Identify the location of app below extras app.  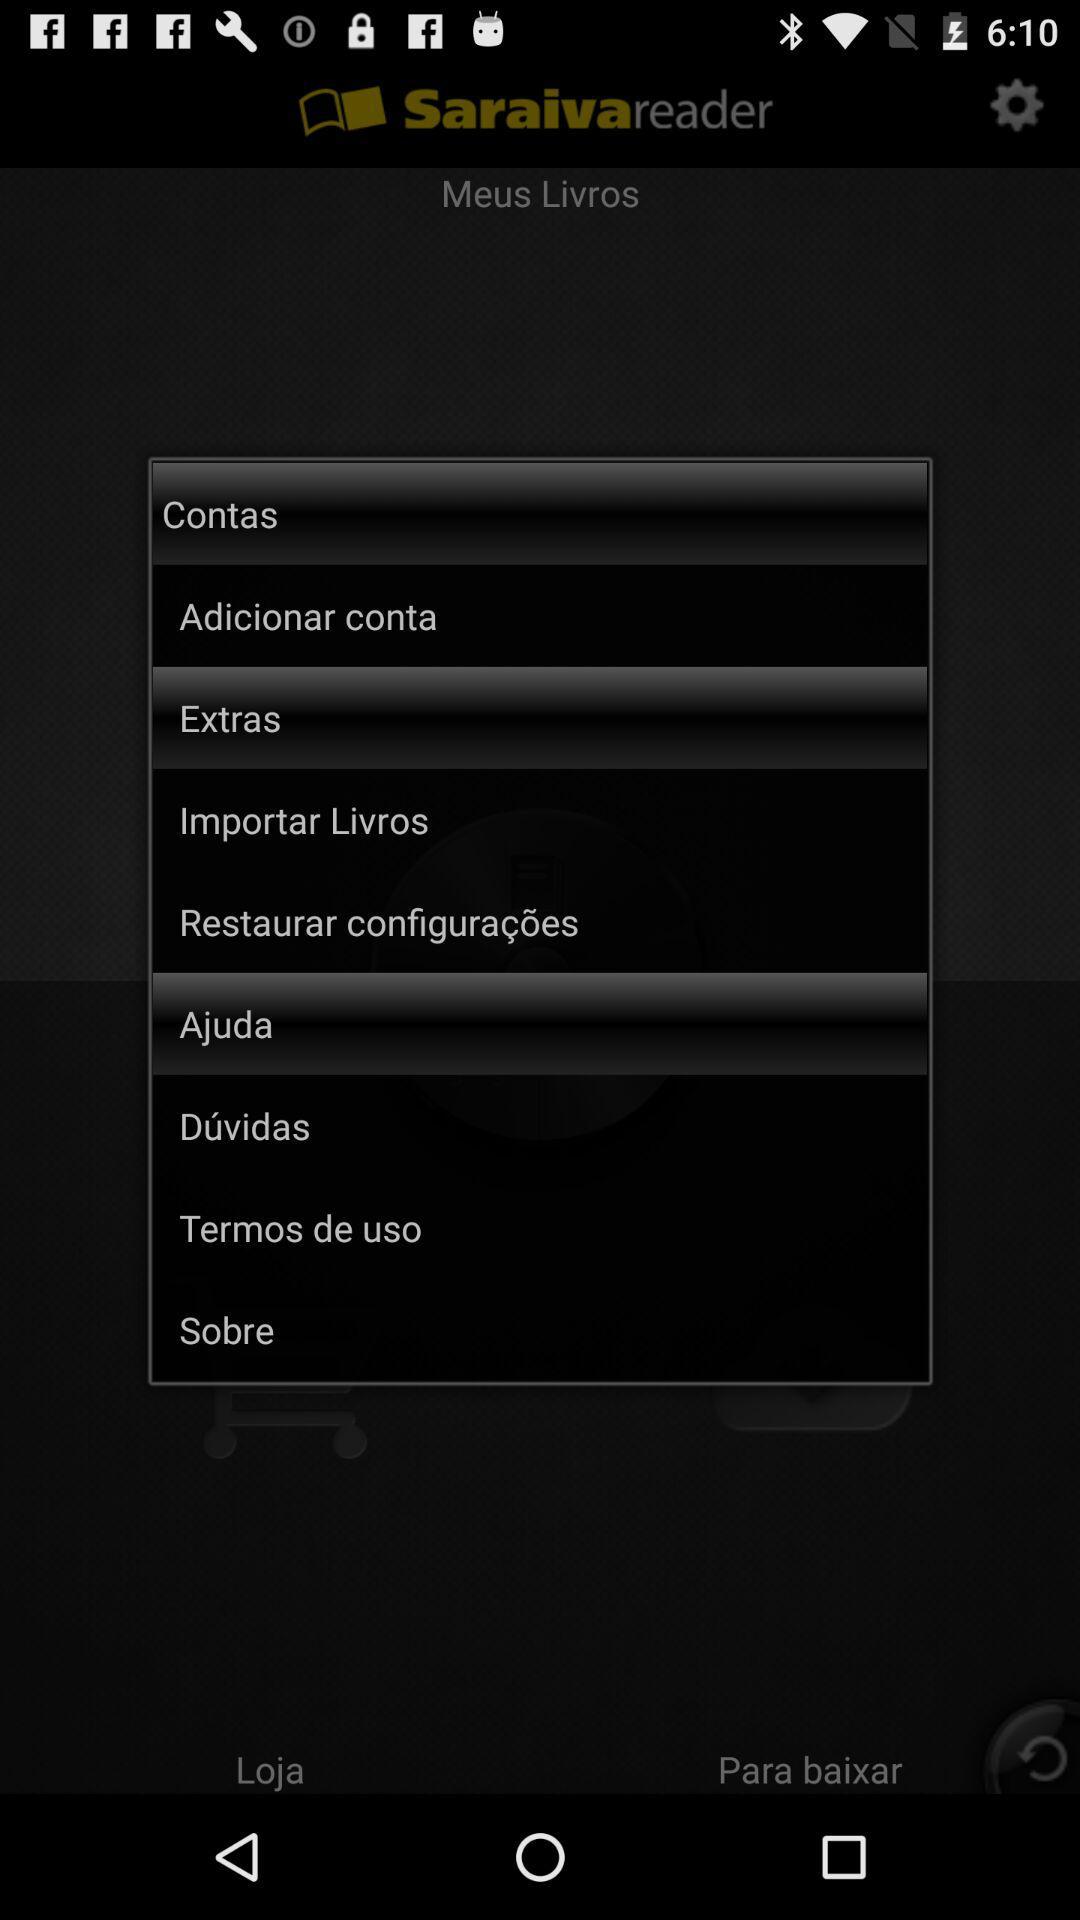
(553, 819).